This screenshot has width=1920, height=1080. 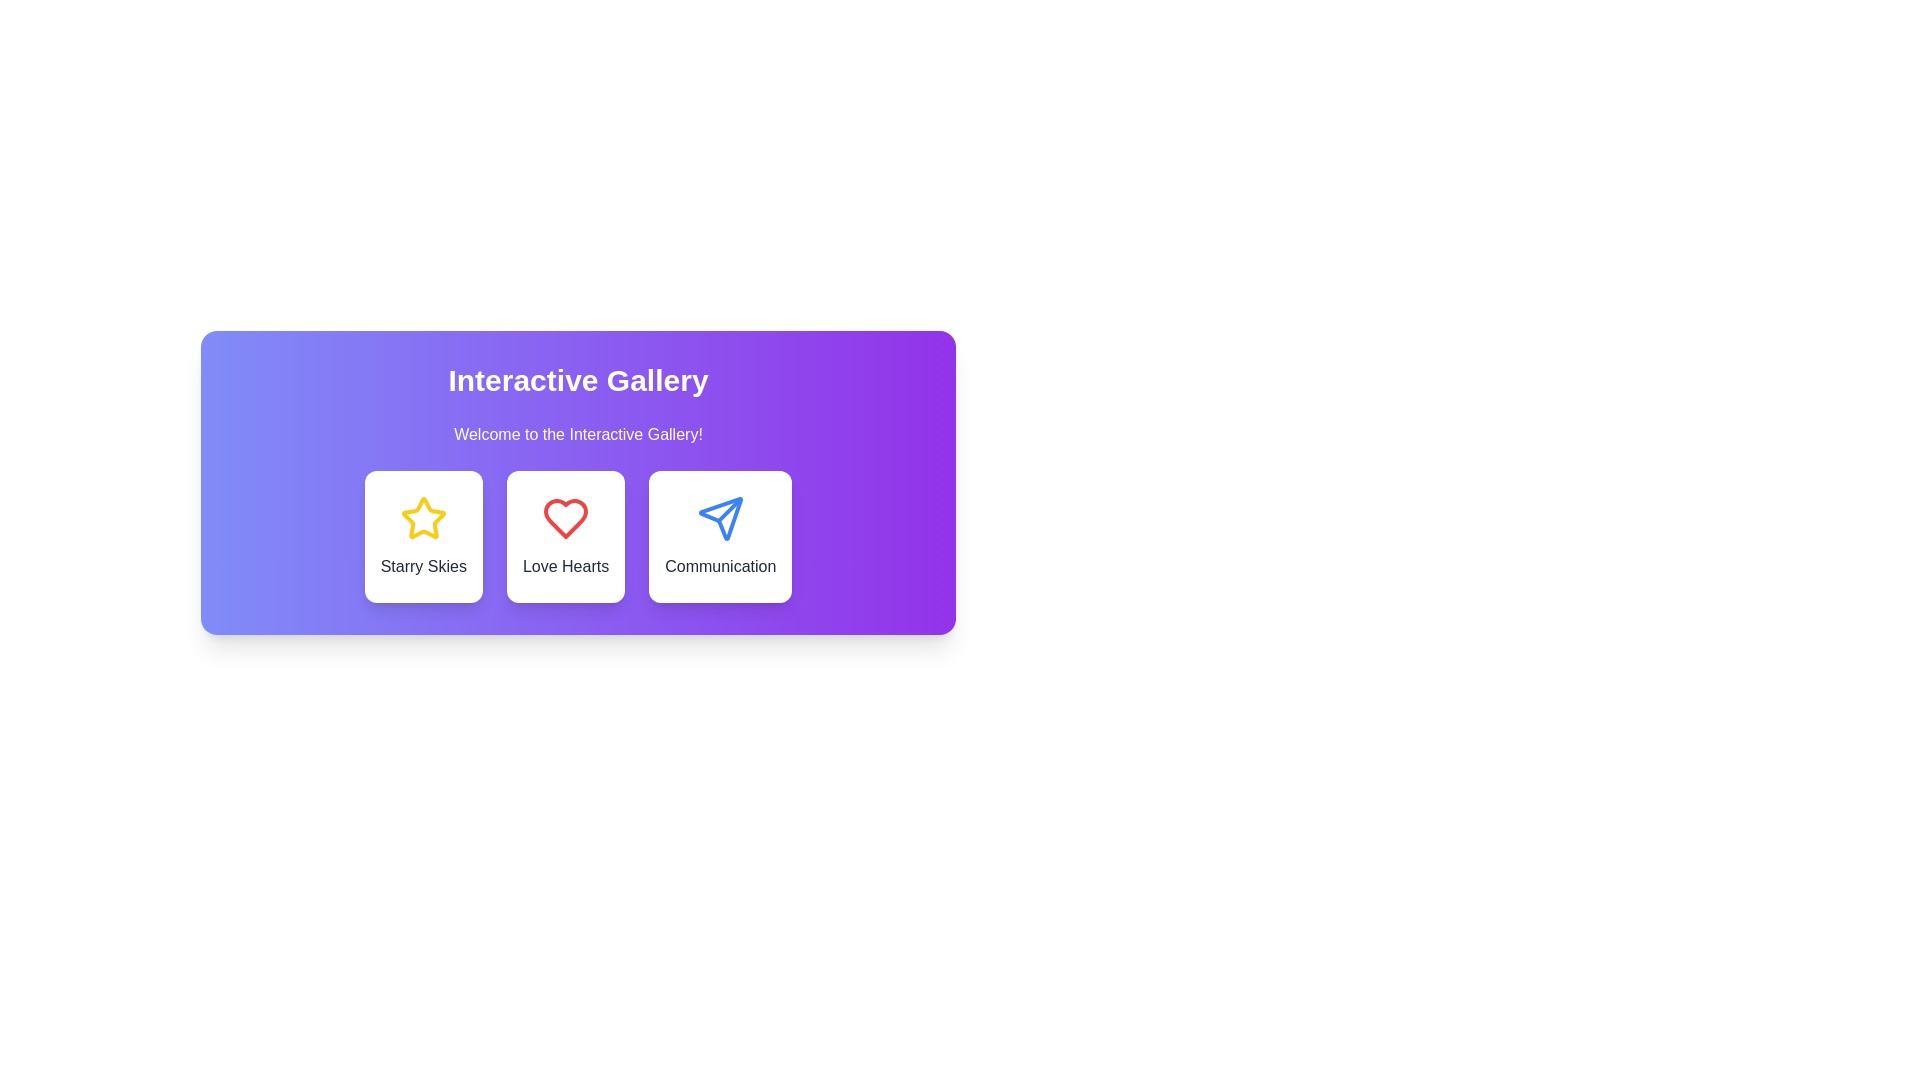 I want to click on the 'Starry Skies' button, which is a rectangular card with a white background, a yellow star icon at the top, and positioned leftmost in the 'Interactive Gallery' section, so click(x=422, y=535).